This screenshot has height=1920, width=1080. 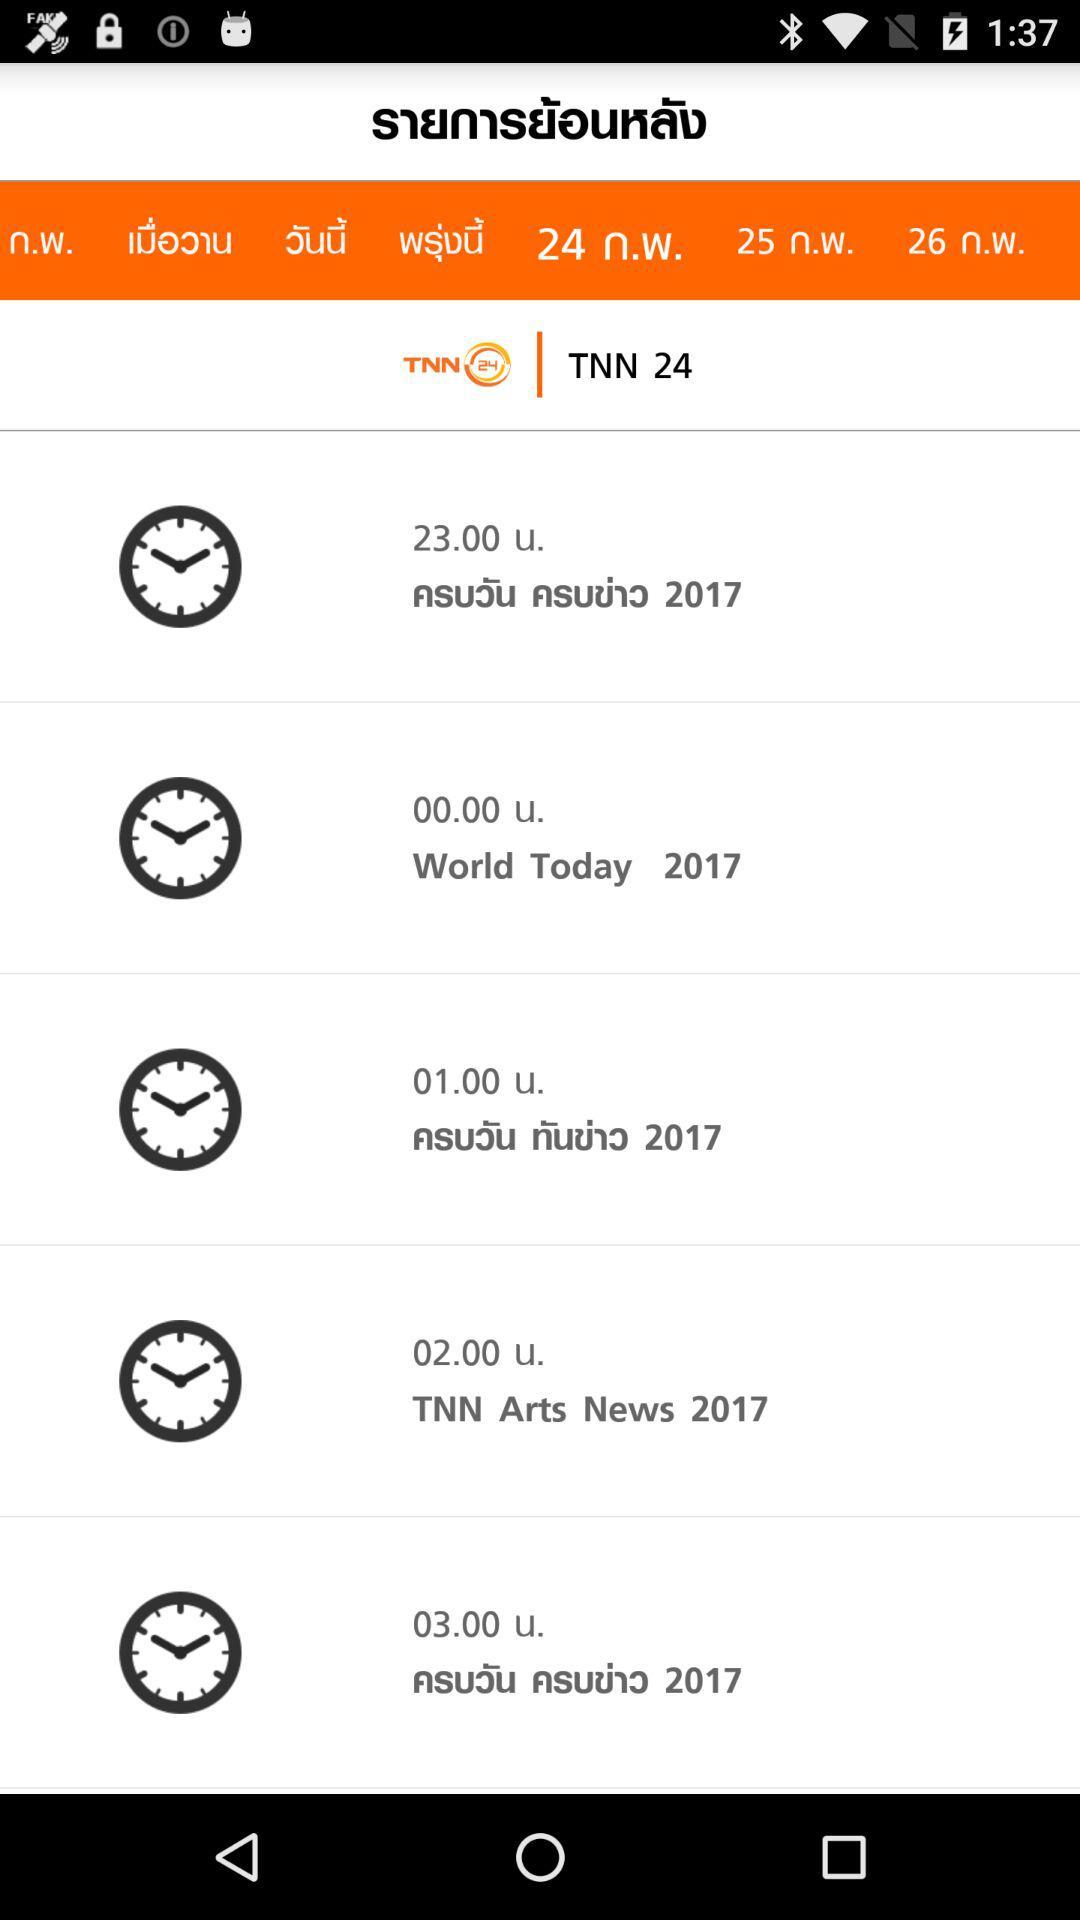 I want to click on world today  2017 icon, so click(x=577, y=865).